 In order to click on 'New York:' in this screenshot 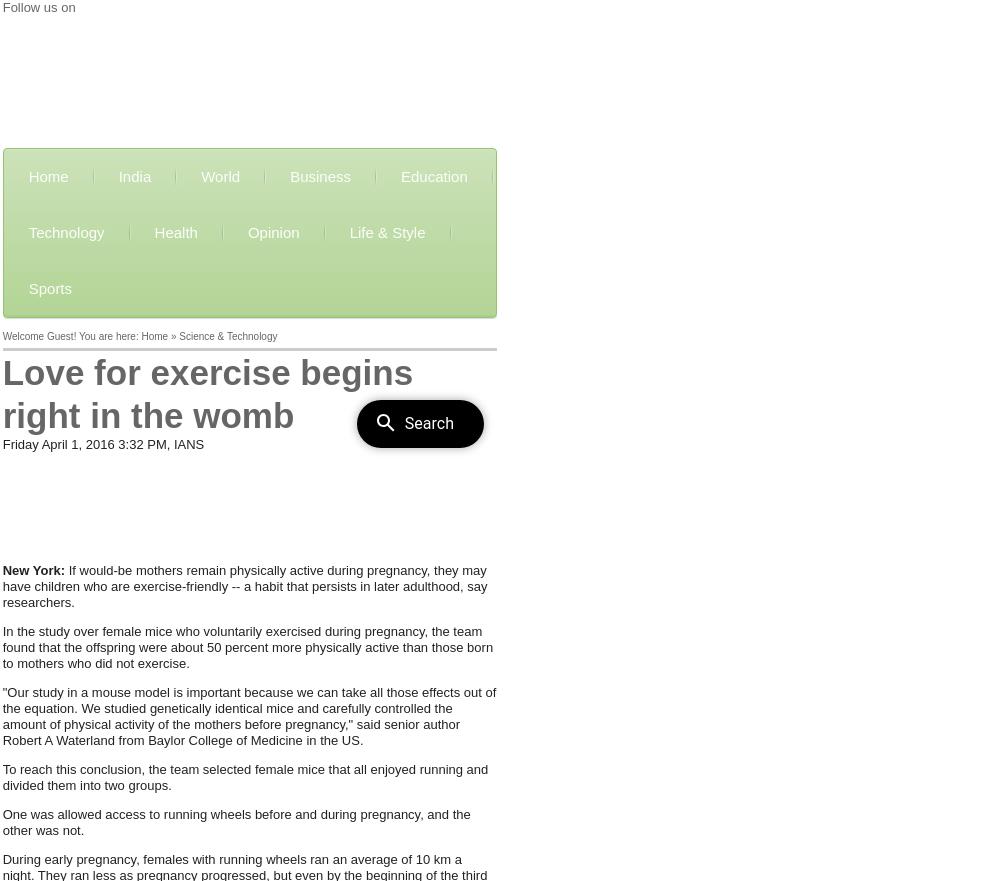, I will do `click(0, 569)`.